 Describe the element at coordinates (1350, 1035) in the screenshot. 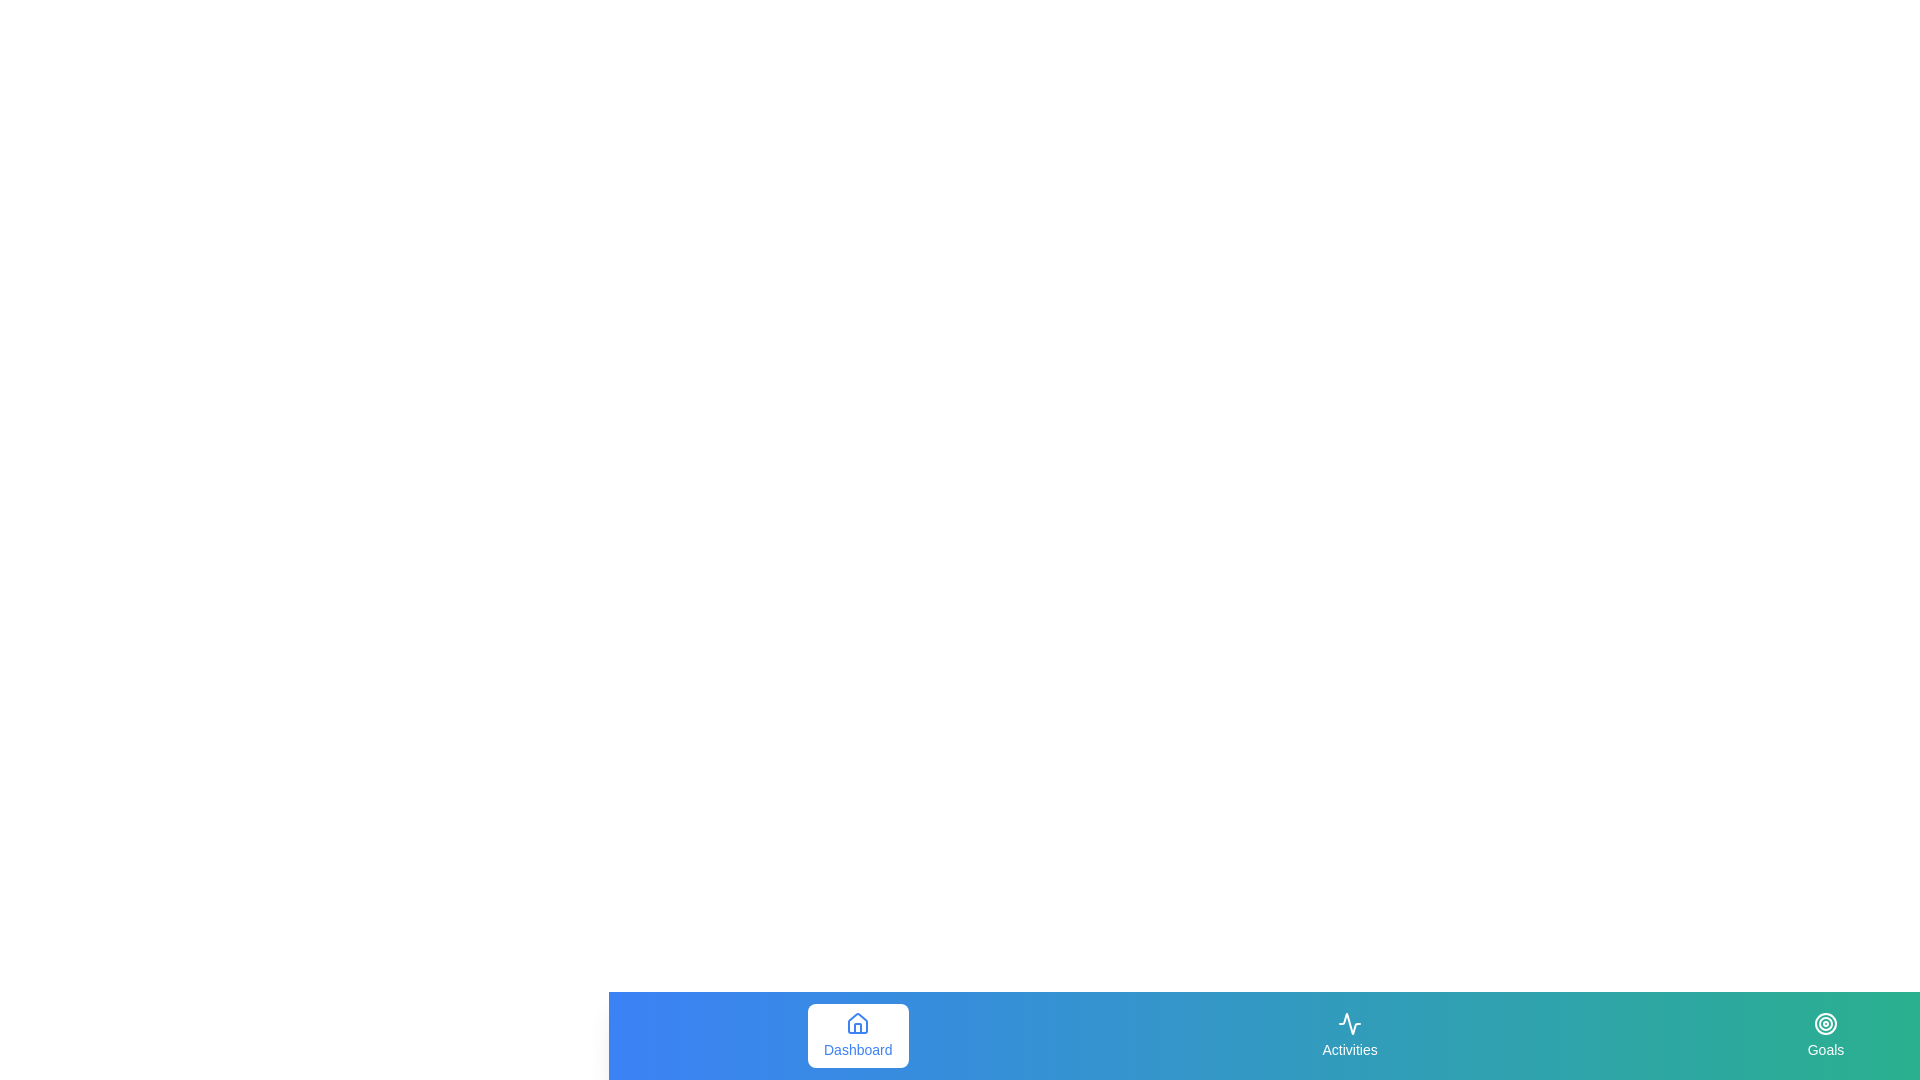

I see `the navigation tab labeled Activities` at that location.